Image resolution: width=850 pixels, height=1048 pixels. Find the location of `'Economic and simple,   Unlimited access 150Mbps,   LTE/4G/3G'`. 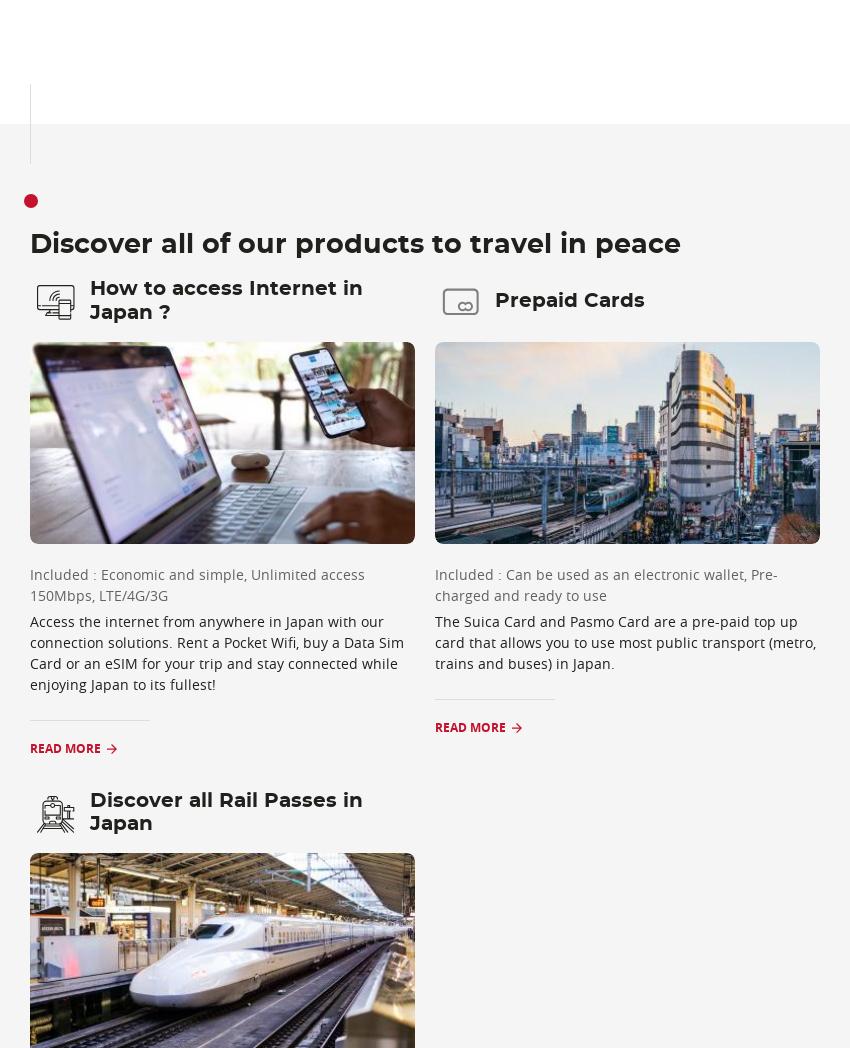

'Economic and simple,   Unlimited access 150Mbps,   LTE/4G/3G' is located at coordinates (196, 584).